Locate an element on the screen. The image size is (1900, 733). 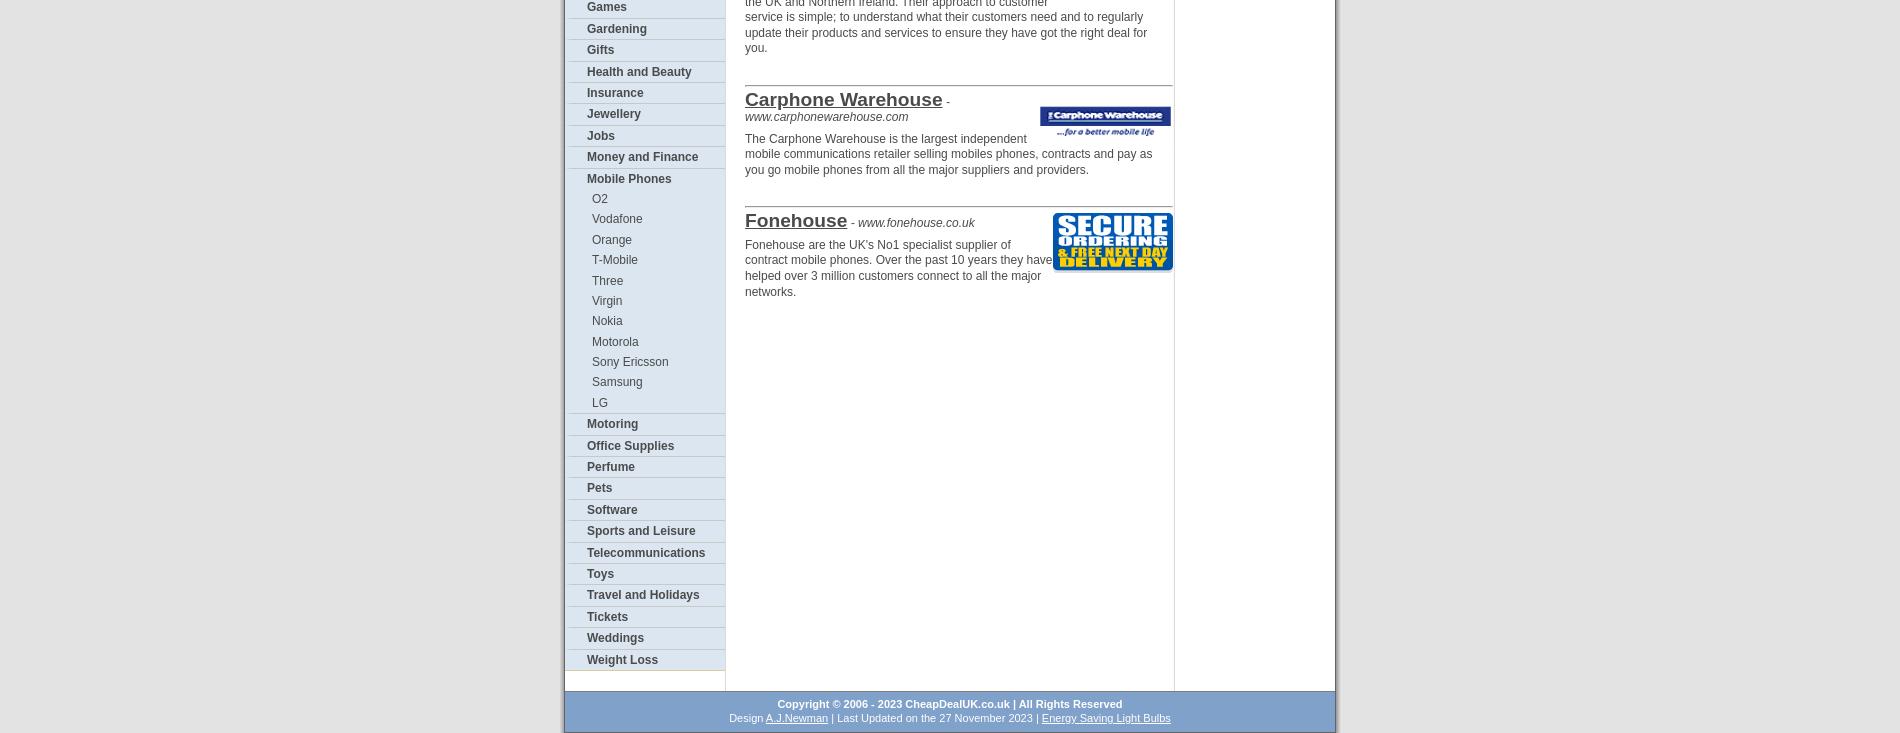
'Travel and Holidays' is located at coordinates (642, 593).